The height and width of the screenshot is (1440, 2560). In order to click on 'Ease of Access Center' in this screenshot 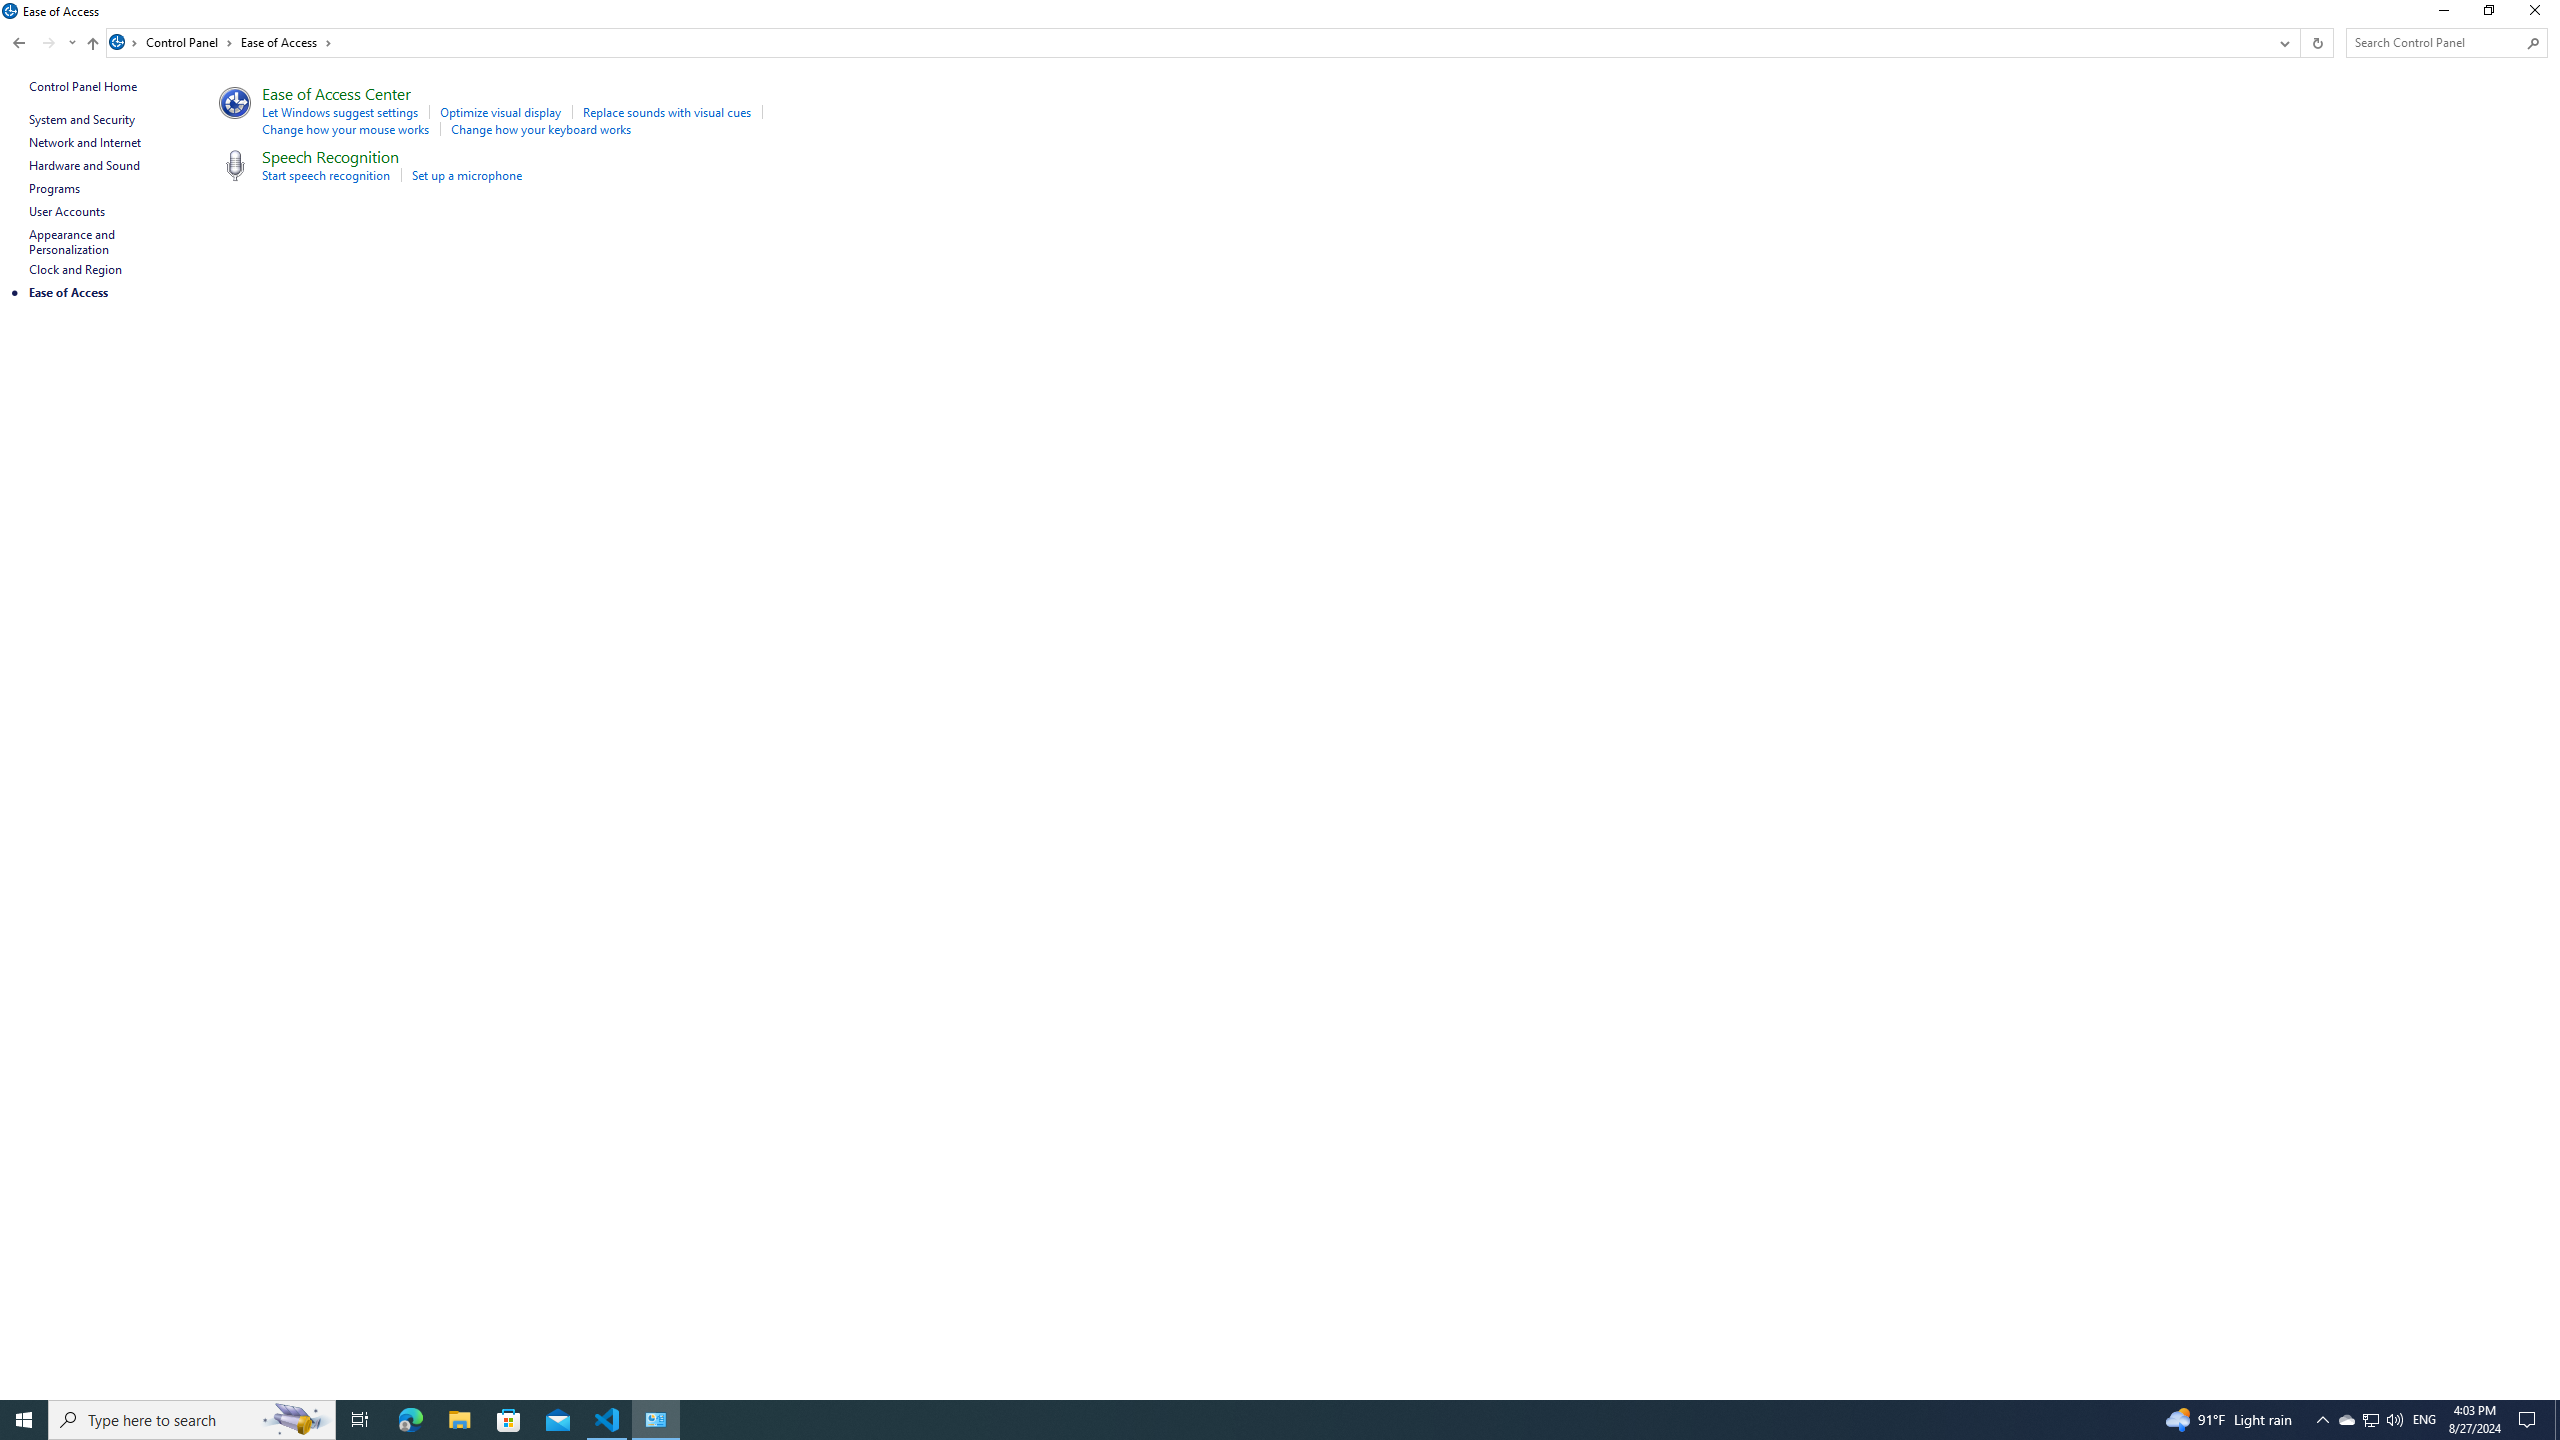, I will do `click(335, 92)`.